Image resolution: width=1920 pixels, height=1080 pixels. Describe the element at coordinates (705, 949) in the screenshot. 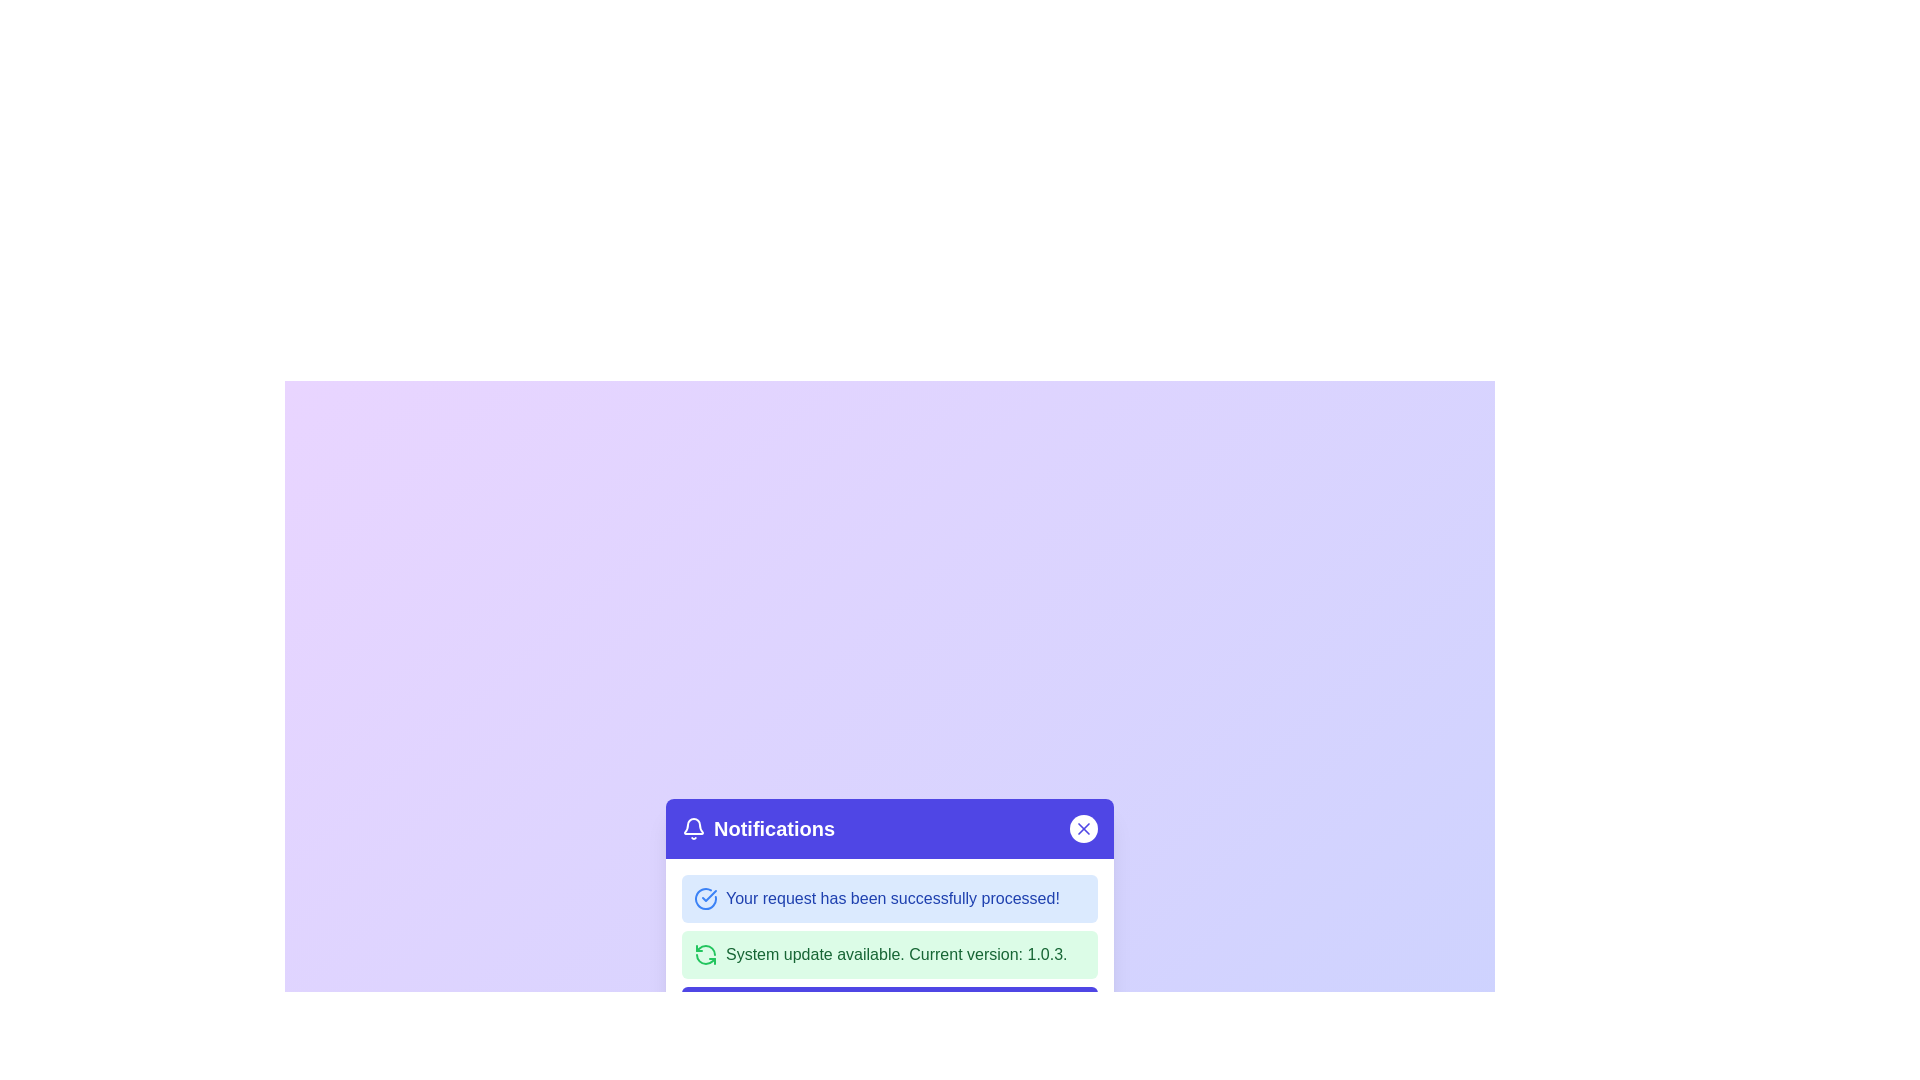

I see `top-left curved segment of the refresh icon styled with a green stroke using developer tools` at that location.